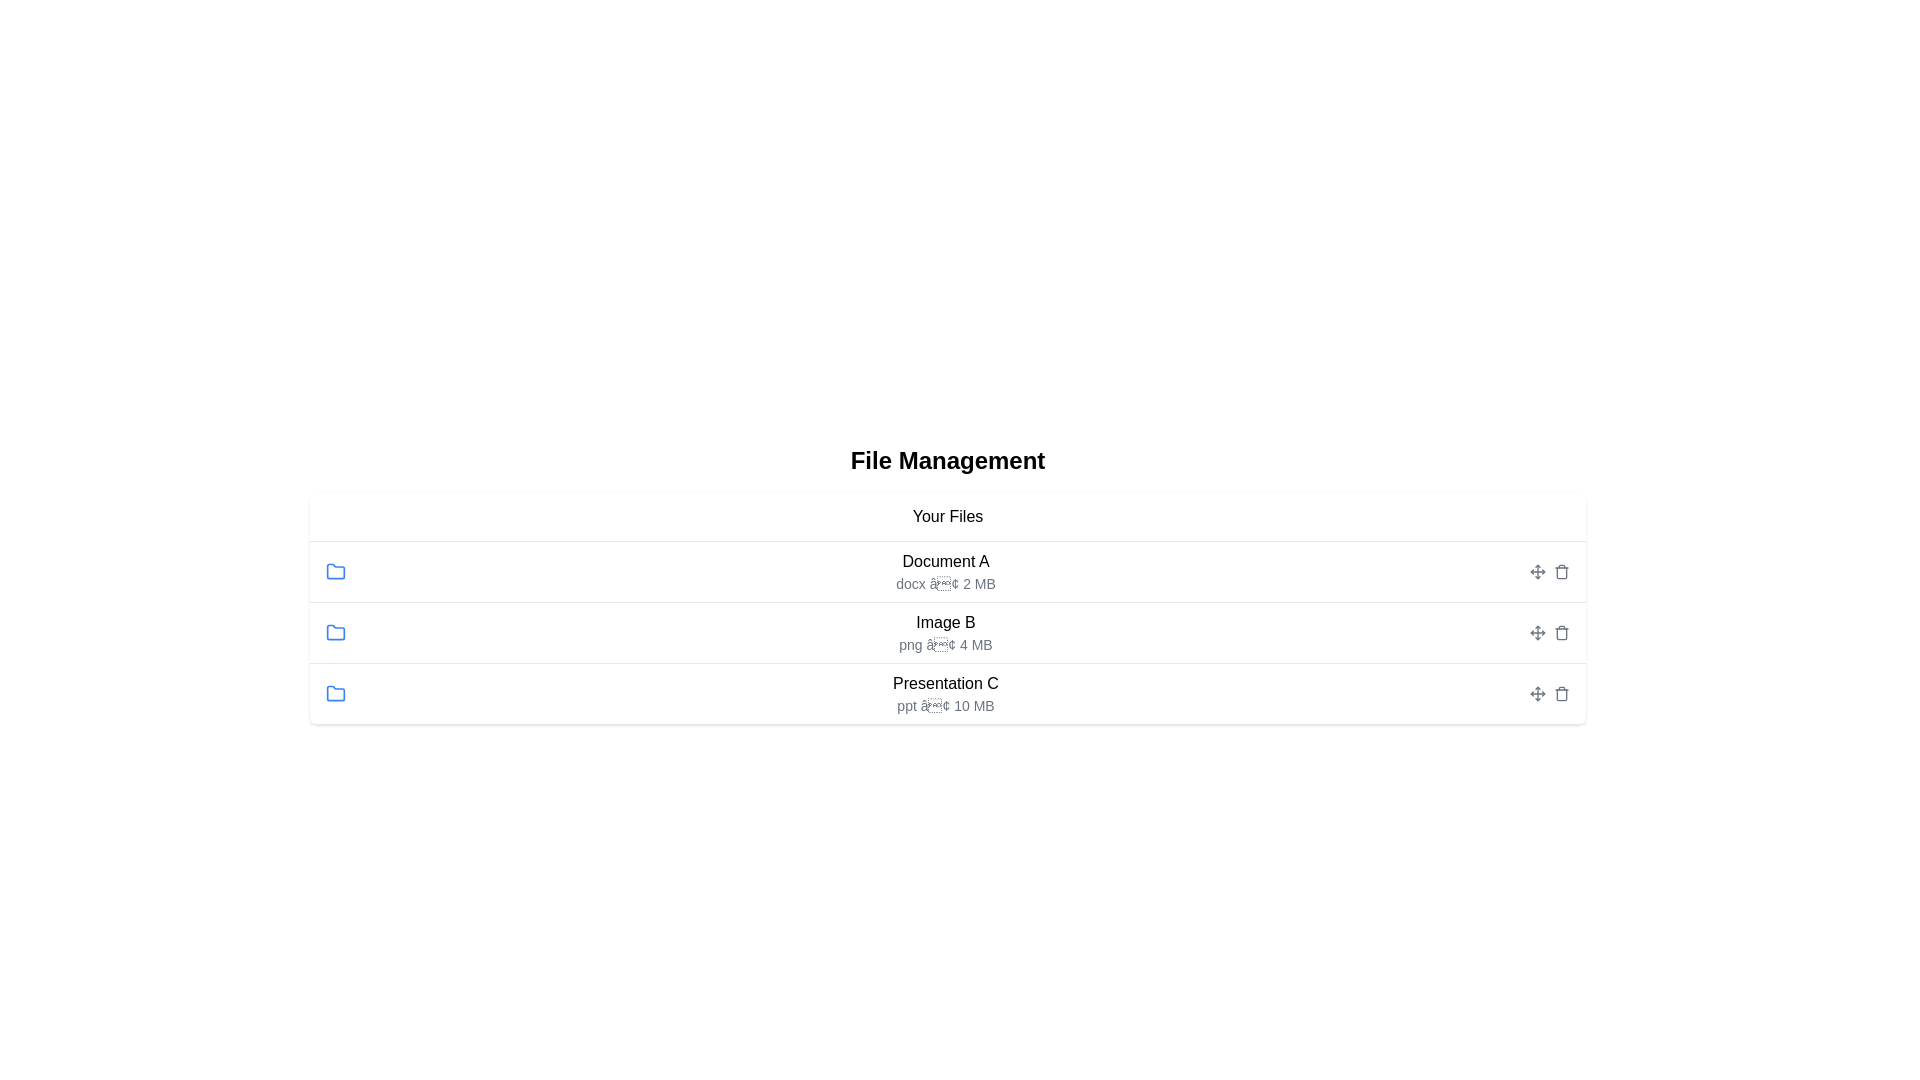 The image size is (1920, 1080). Describe the element at coordinates (1536, 632) in the screenshot. I see `the Icon Button located to the left of the delete icon in the row corresponding to 'Image B'` at that location.